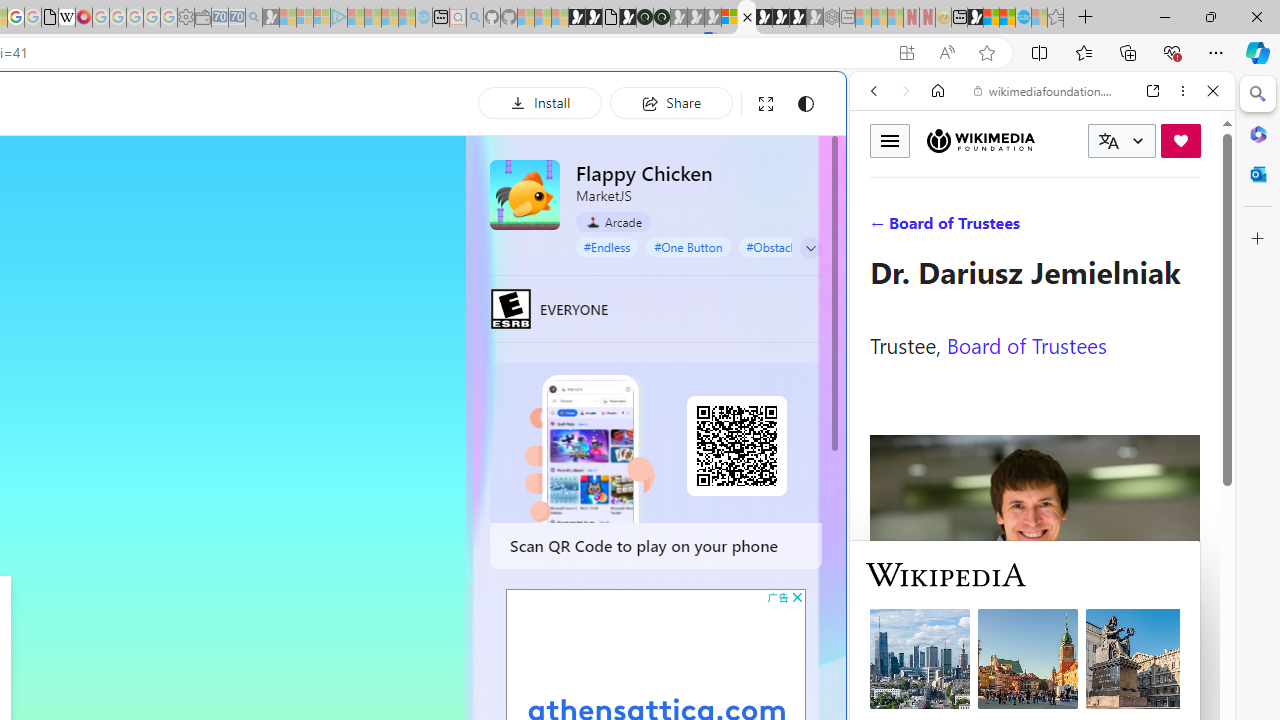 The width and height of the screenshot is (1280, 720). What do you see at coordinates (796, 596) in the screenshot?
I see `'AutomationID: cbb'` at bounding box center [796, 596].